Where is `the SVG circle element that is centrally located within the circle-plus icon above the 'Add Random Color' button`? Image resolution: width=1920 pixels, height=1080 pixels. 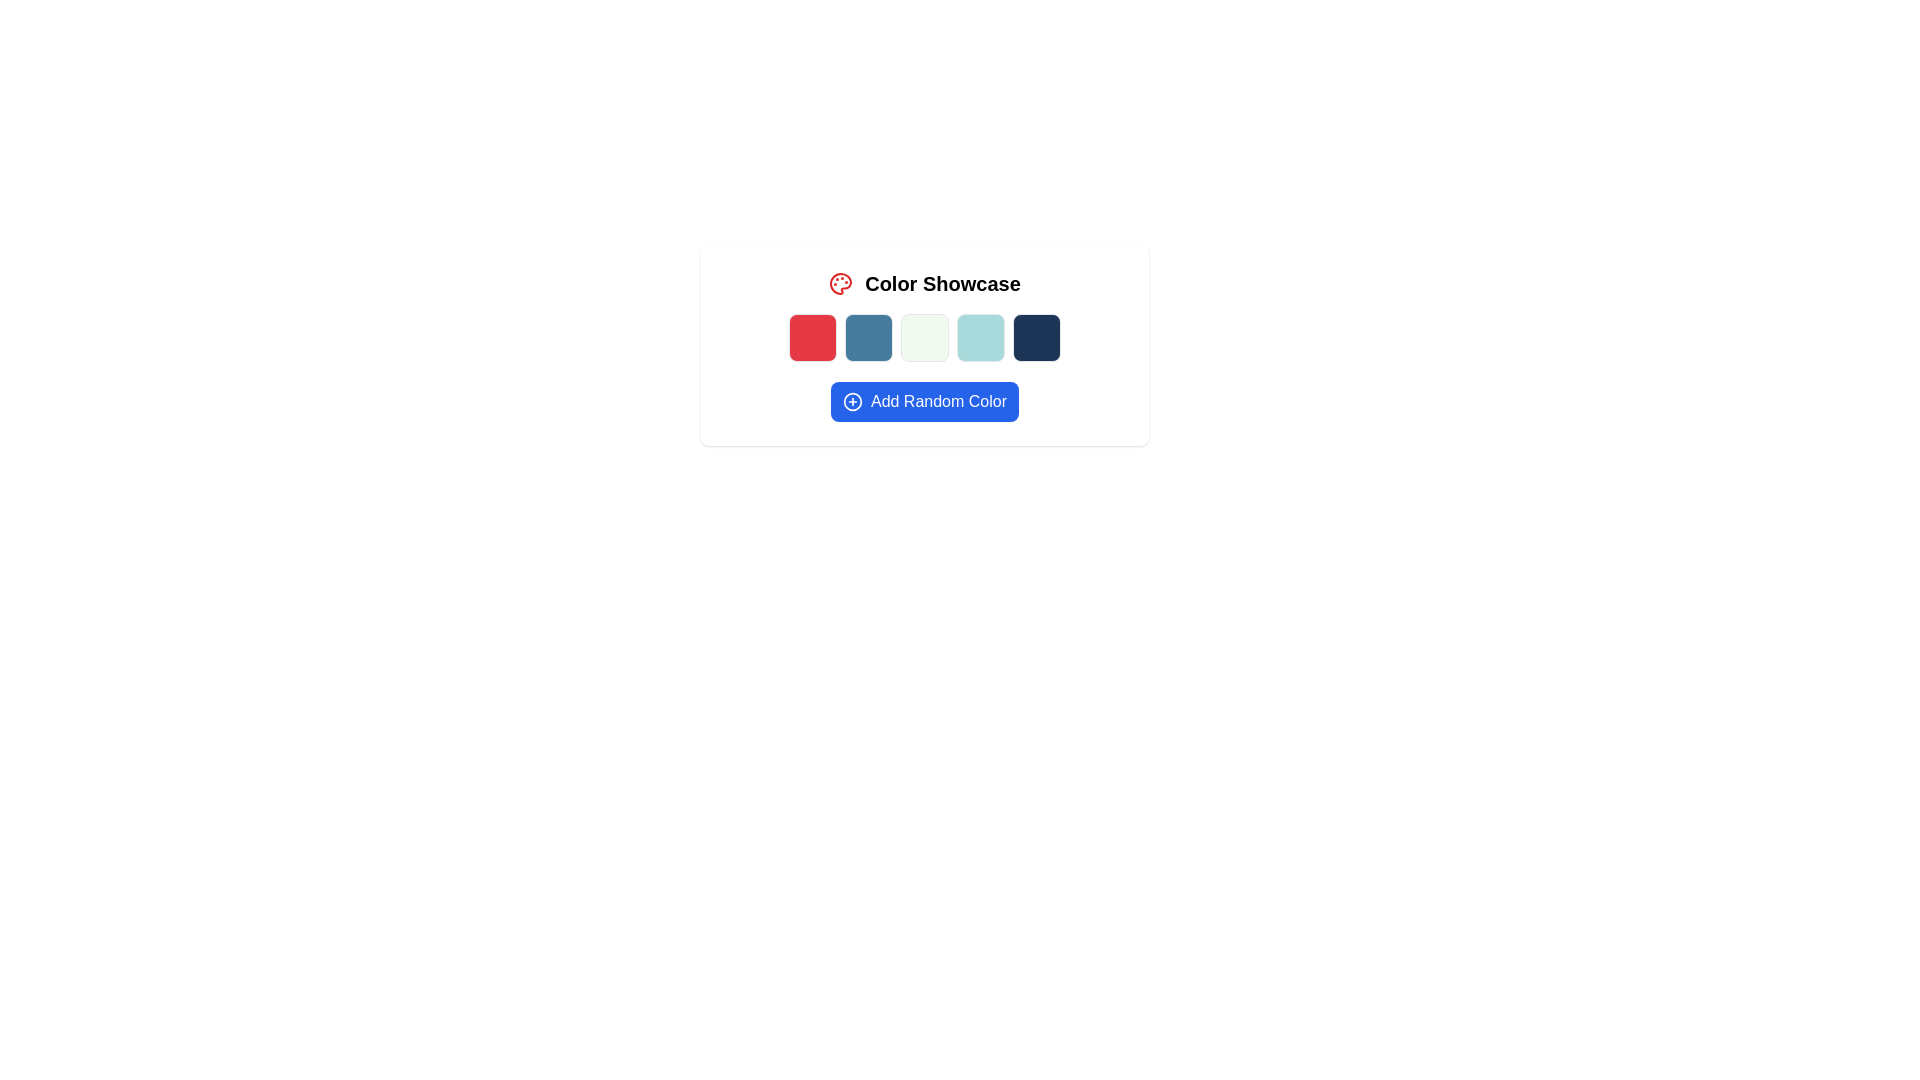 the SVG circle element that is centrally located within the circle-plus icon above the 'Add Random Color' button is located at coordinates (852, 401).